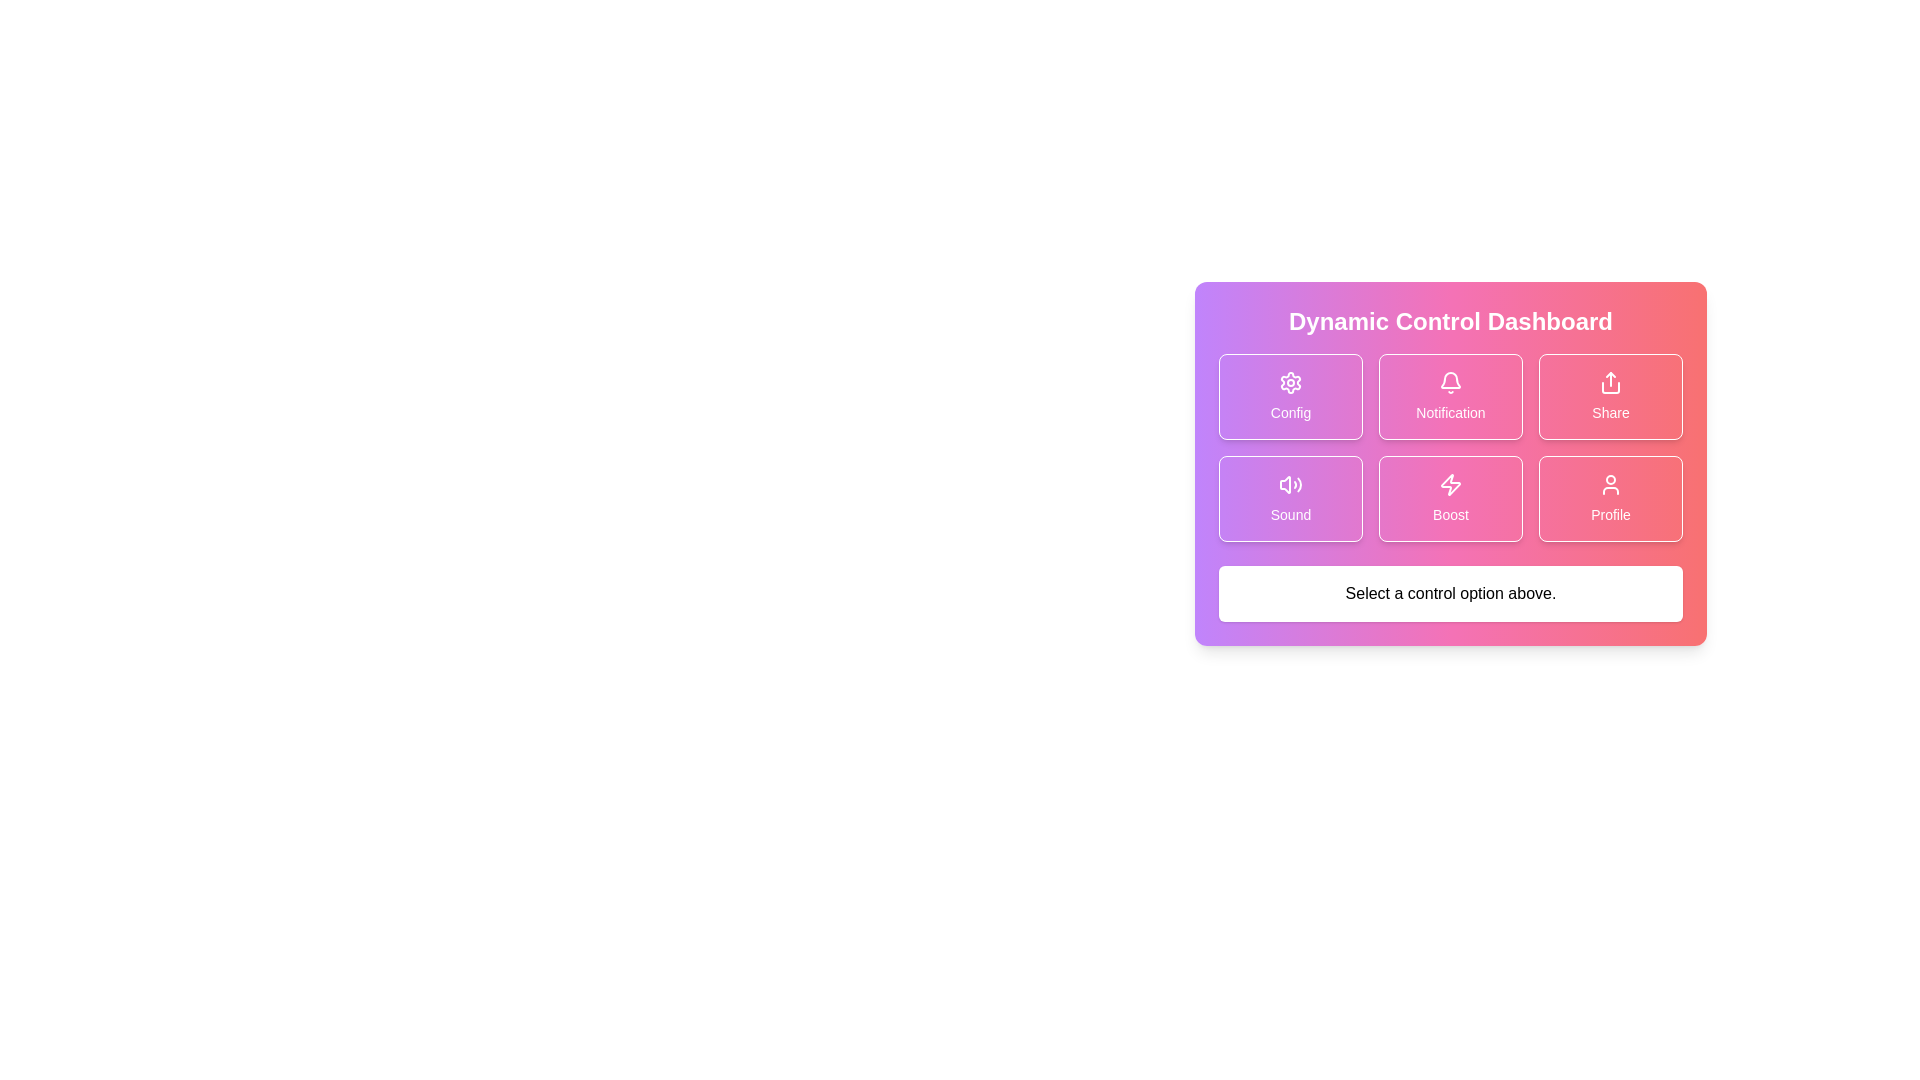 The width and height of the screenshot is (1920, 1080). I want to click on the 'Config' button located in the top-left corner of the grid layout, so click(1291, 397).